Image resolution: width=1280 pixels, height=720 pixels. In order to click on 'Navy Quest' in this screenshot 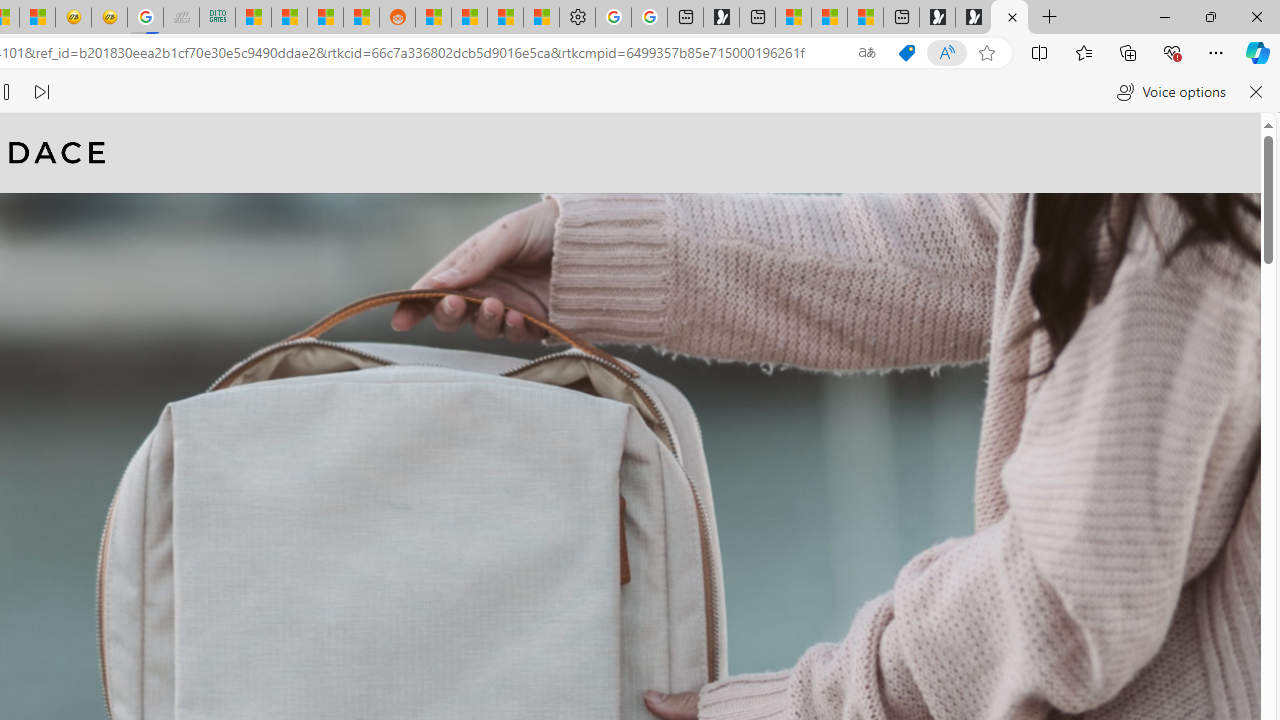, I will do `click(181, 17)`.